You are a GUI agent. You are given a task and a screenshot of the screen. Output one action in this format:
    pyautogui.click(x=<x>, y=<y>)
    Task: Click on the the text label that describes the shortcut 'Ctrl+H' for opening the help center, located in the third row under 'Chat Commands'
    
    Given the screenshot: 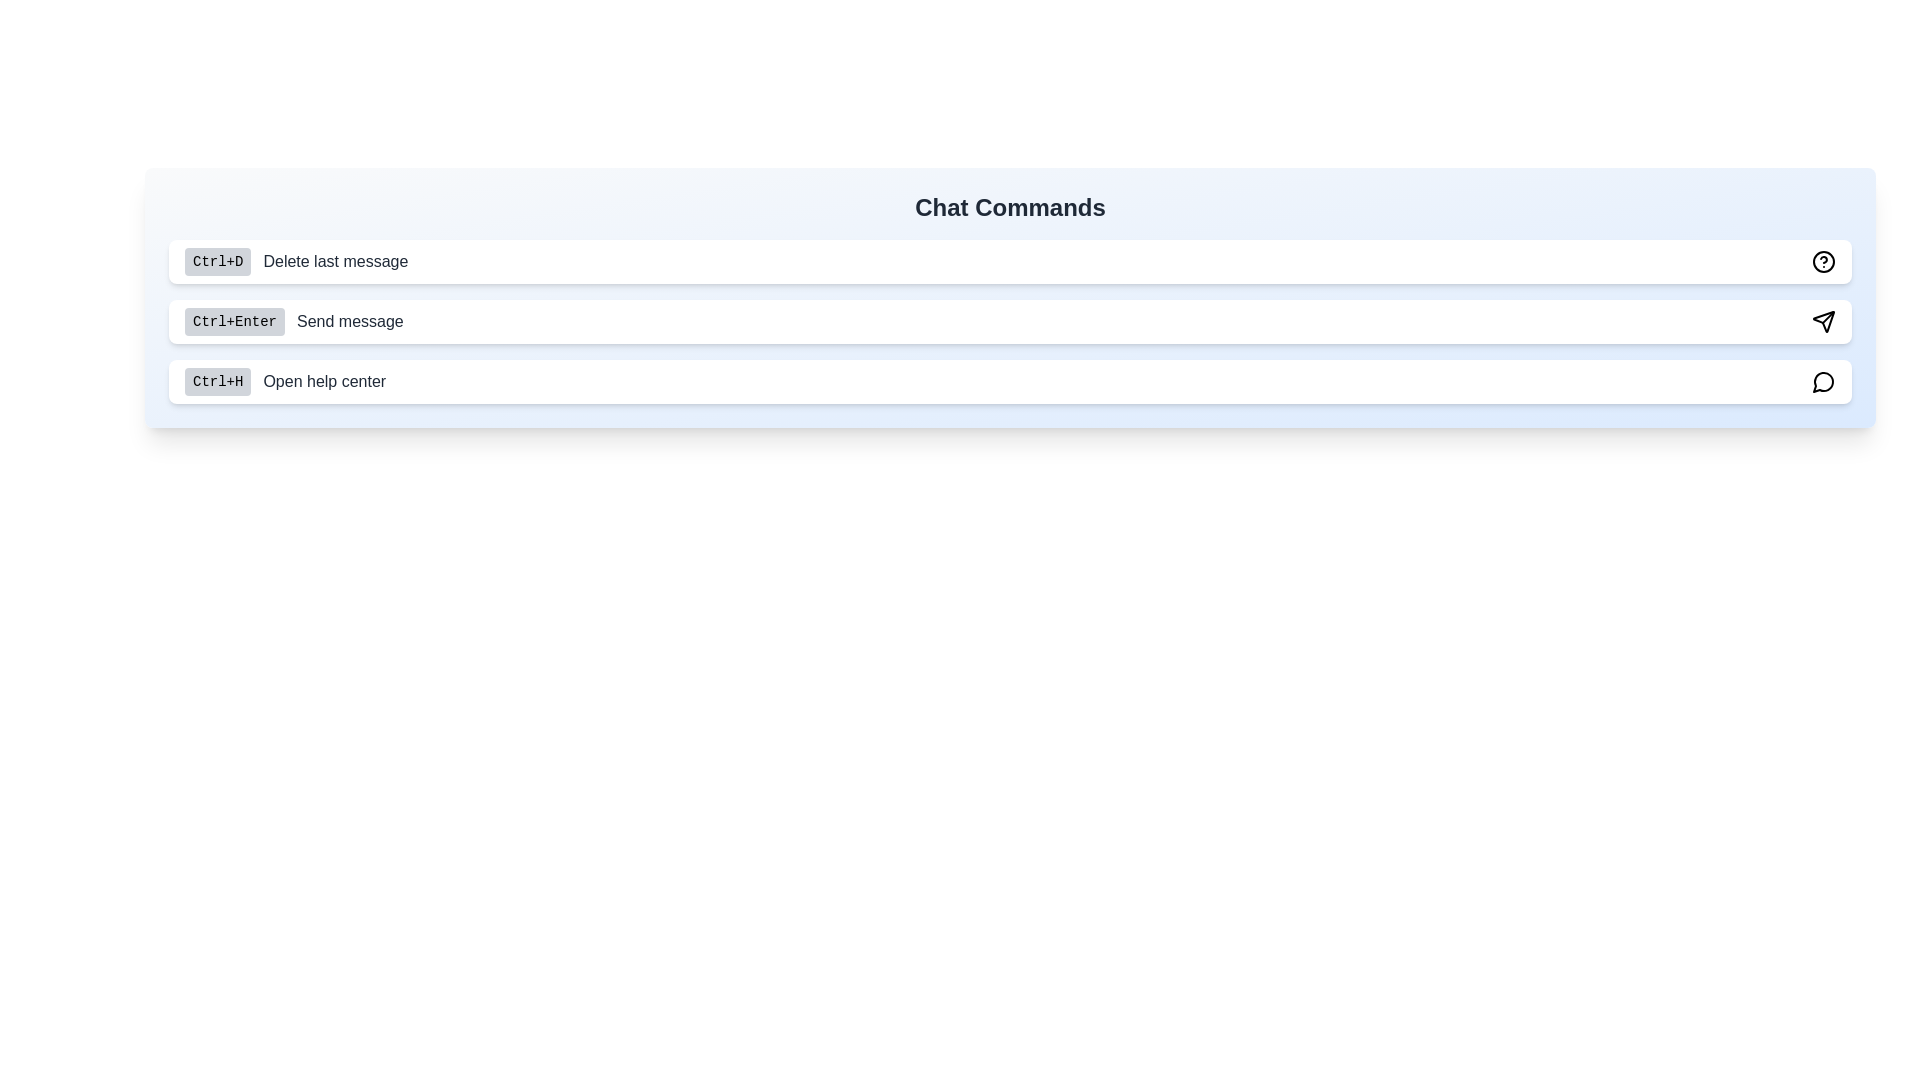 What is the action you would take?
    pyautogui.click(x=324, y=381)
    